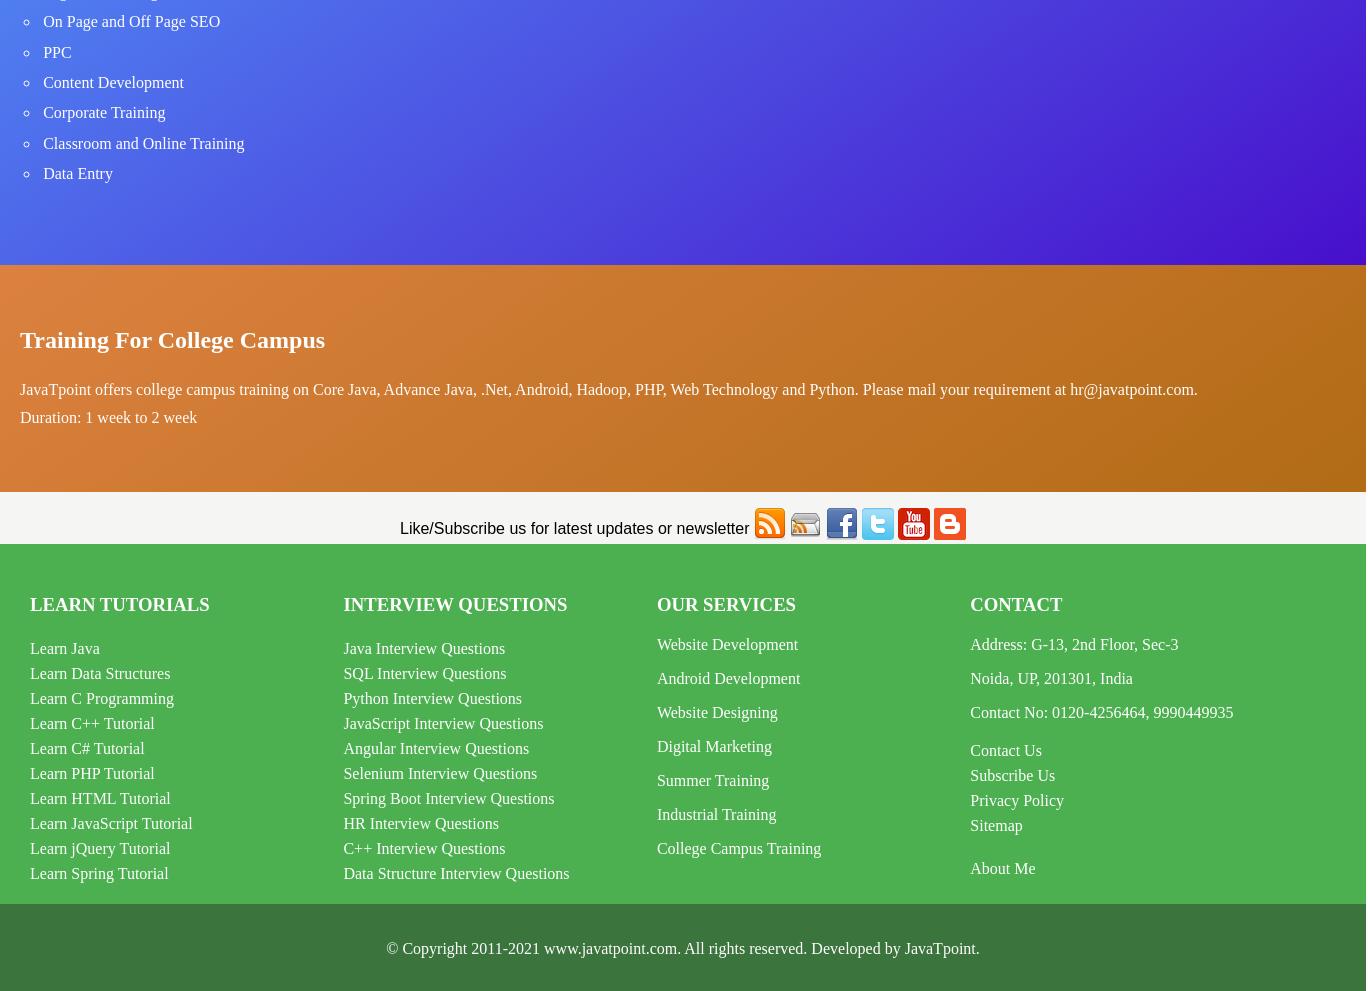 Image resolution: width=1368 pixels, height=991 pixels. Describe the element at coordinates (442, 722) in the screenshot. I see `'JavaScript Interview Questions'` at that location.